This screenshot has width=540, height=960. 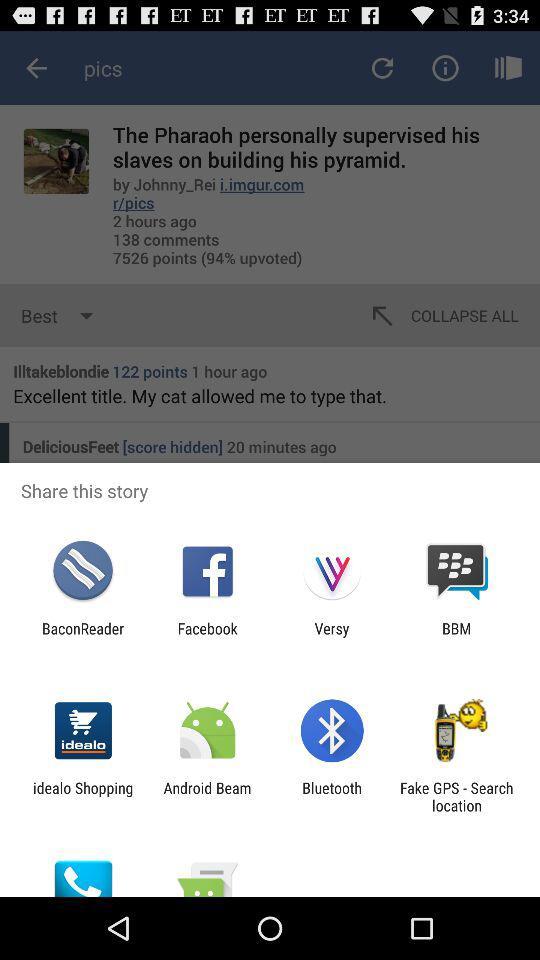 What do you see at coordinates (456, 636) in the screenshot?
I see `app to the right of the versy icon` at bounding box center [456, 636].